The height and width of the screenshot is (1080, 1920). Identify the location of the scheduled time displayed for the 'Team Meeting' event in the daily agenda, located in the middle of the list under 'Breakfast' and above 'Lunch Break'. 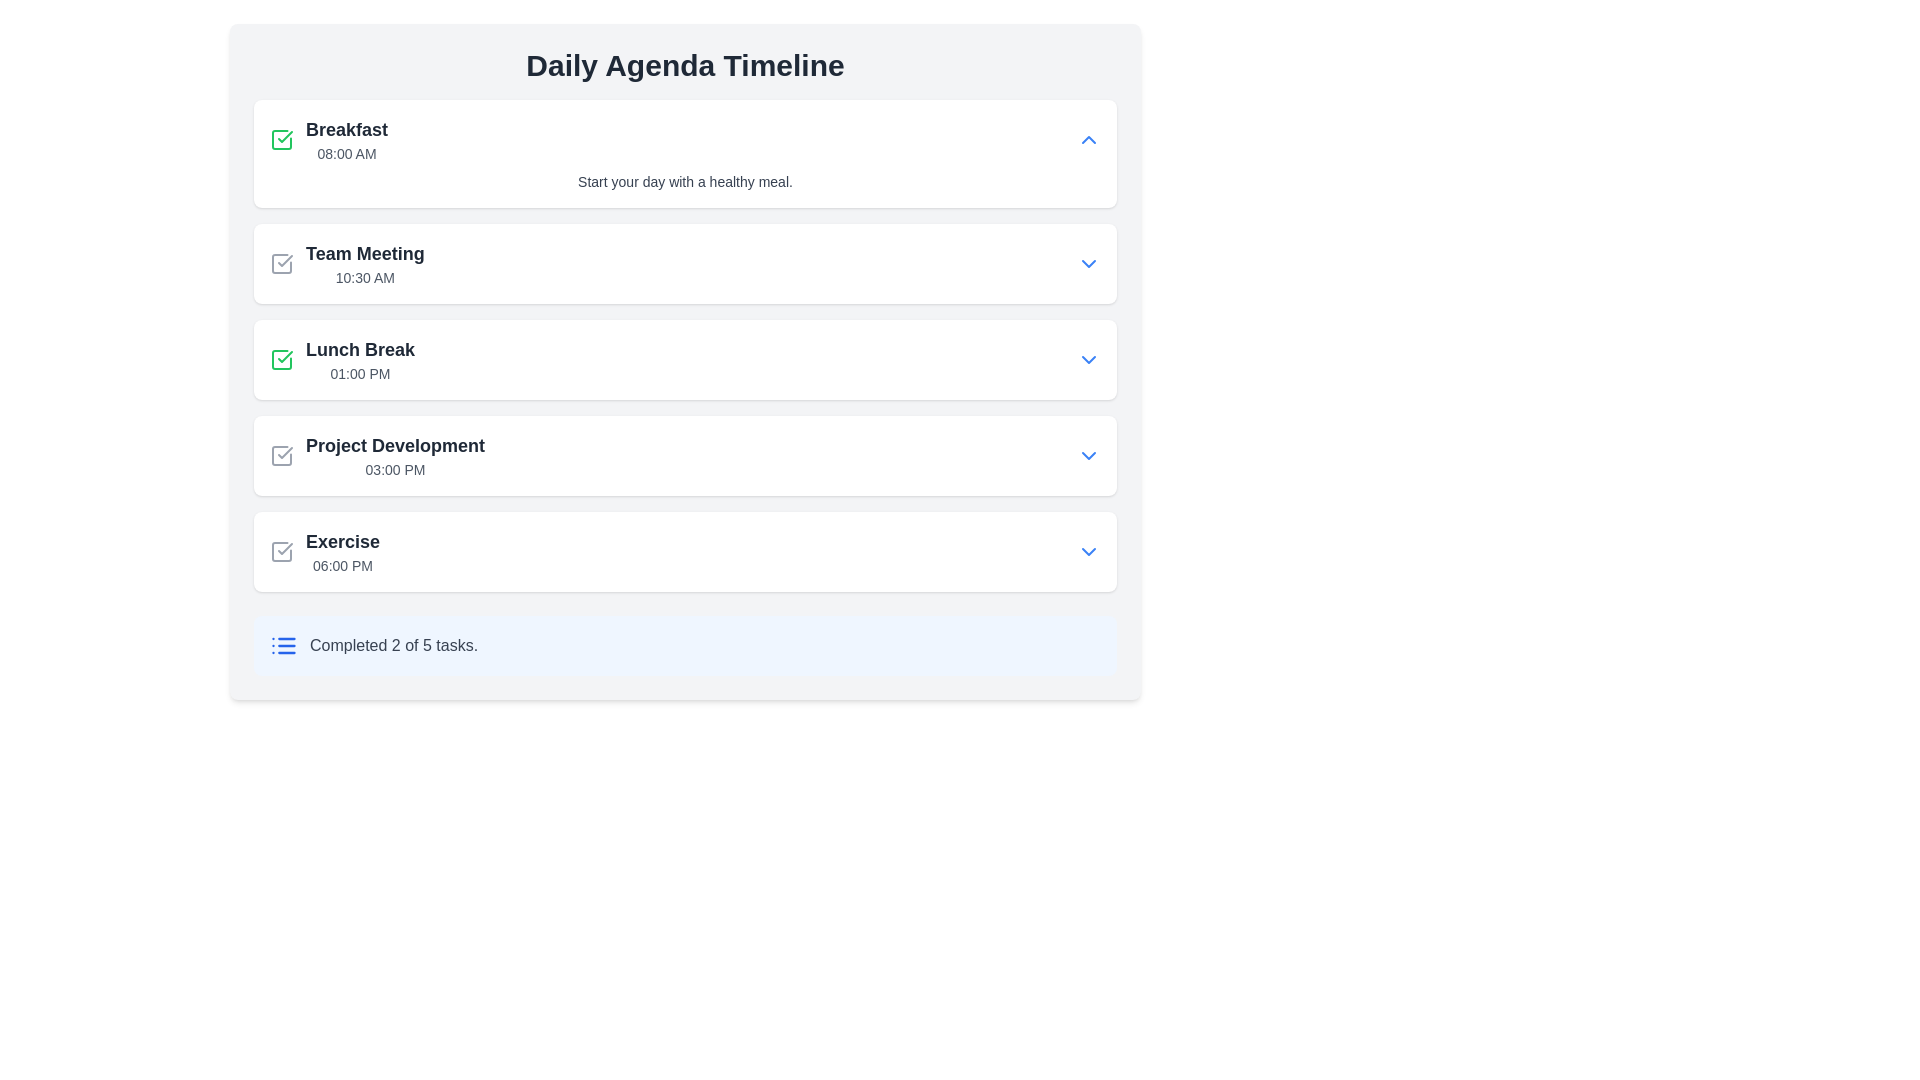
(365, 277).